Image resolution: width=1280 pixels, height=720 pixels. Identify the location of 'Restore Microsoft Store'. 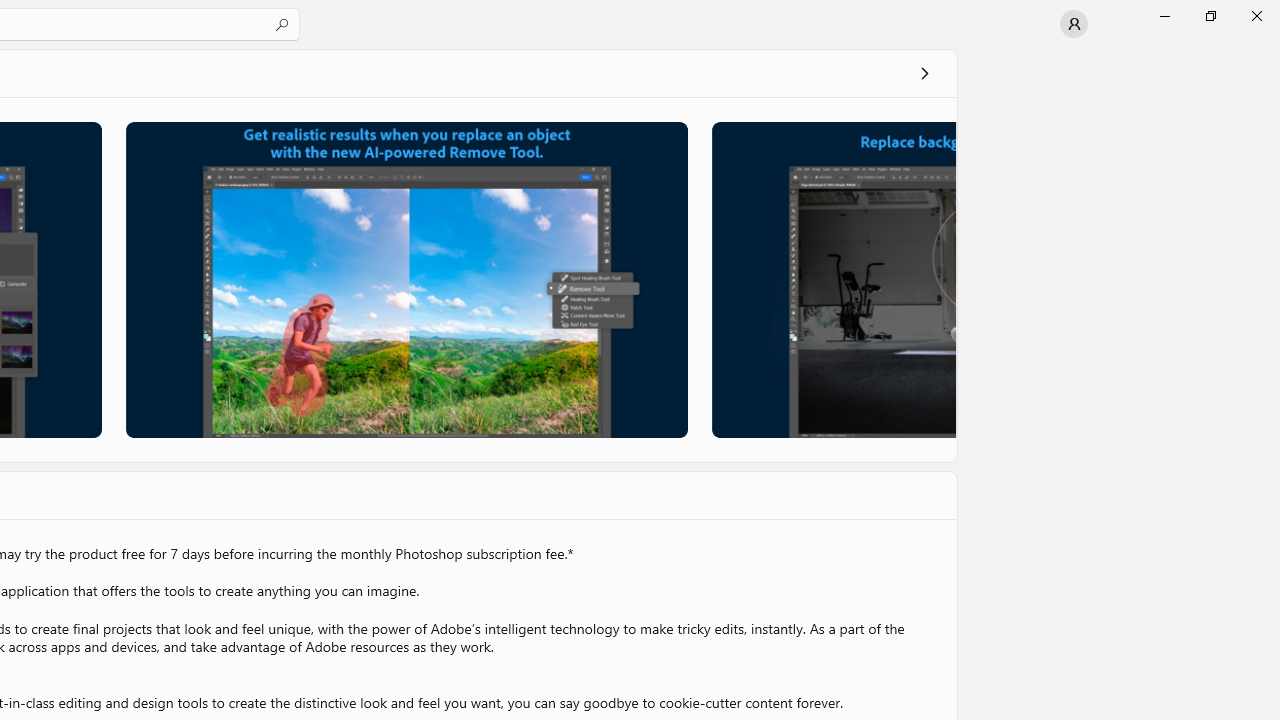
(1209, 15).